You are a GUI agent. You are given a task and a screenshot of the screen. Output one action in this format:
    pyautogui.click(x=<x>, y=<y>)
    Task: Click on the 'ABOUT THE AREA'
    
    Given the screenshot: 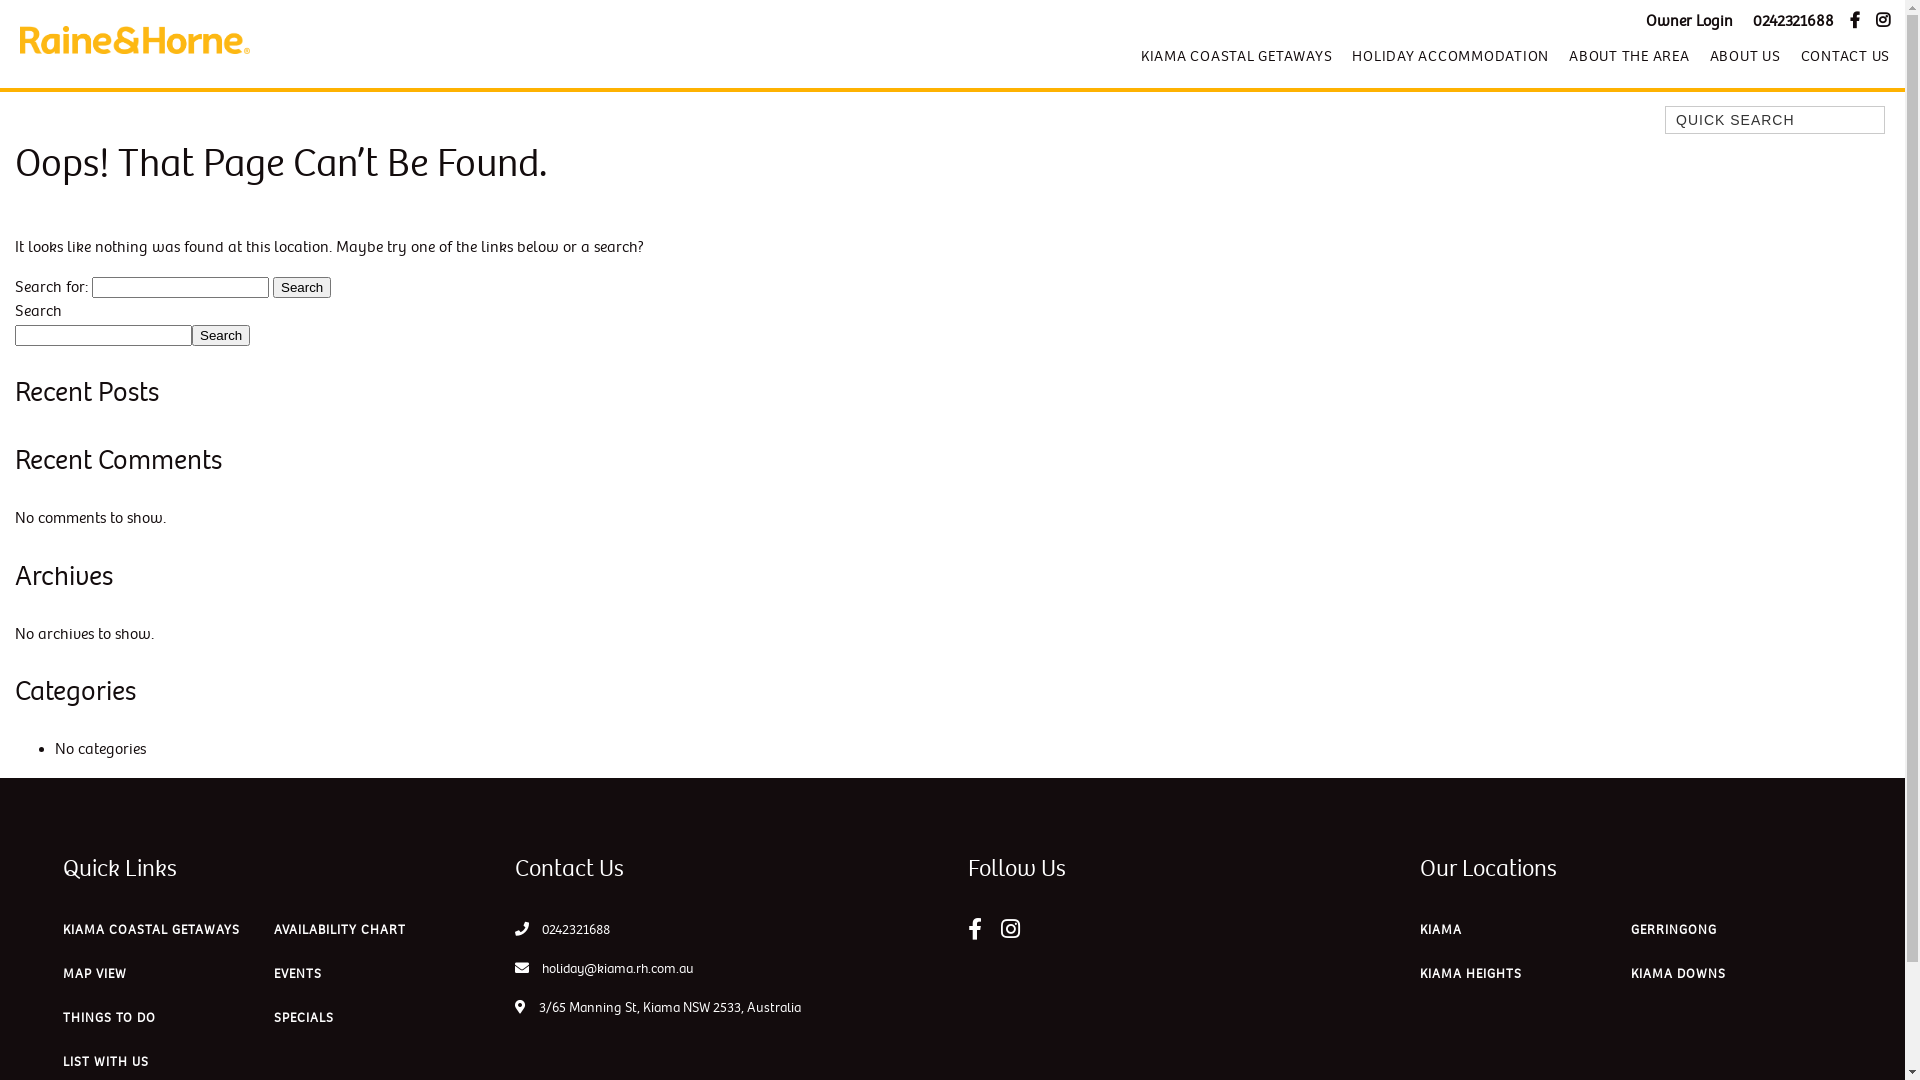 What is the action you would take?
    pyautogui.click(x=1629, y=55)
    